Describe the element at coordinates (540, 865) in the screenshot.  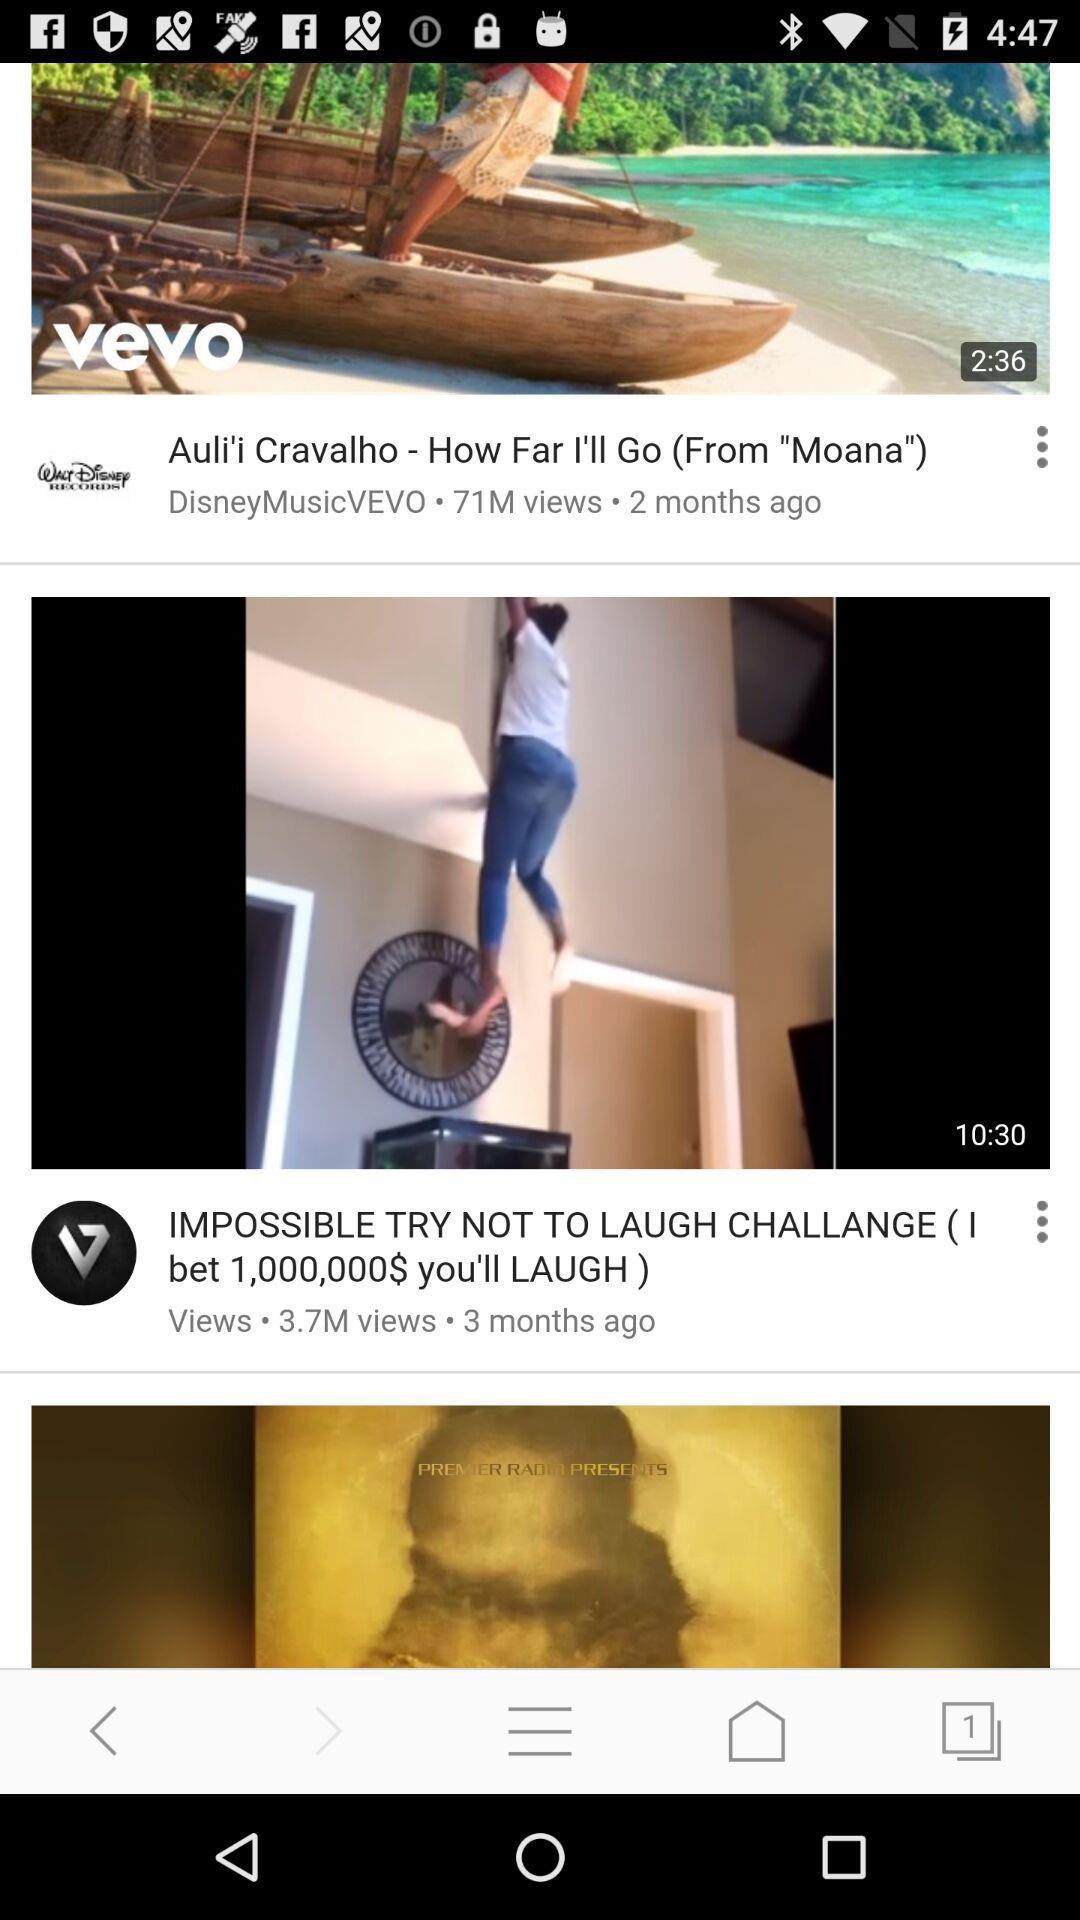
I see `opens video` at that location.